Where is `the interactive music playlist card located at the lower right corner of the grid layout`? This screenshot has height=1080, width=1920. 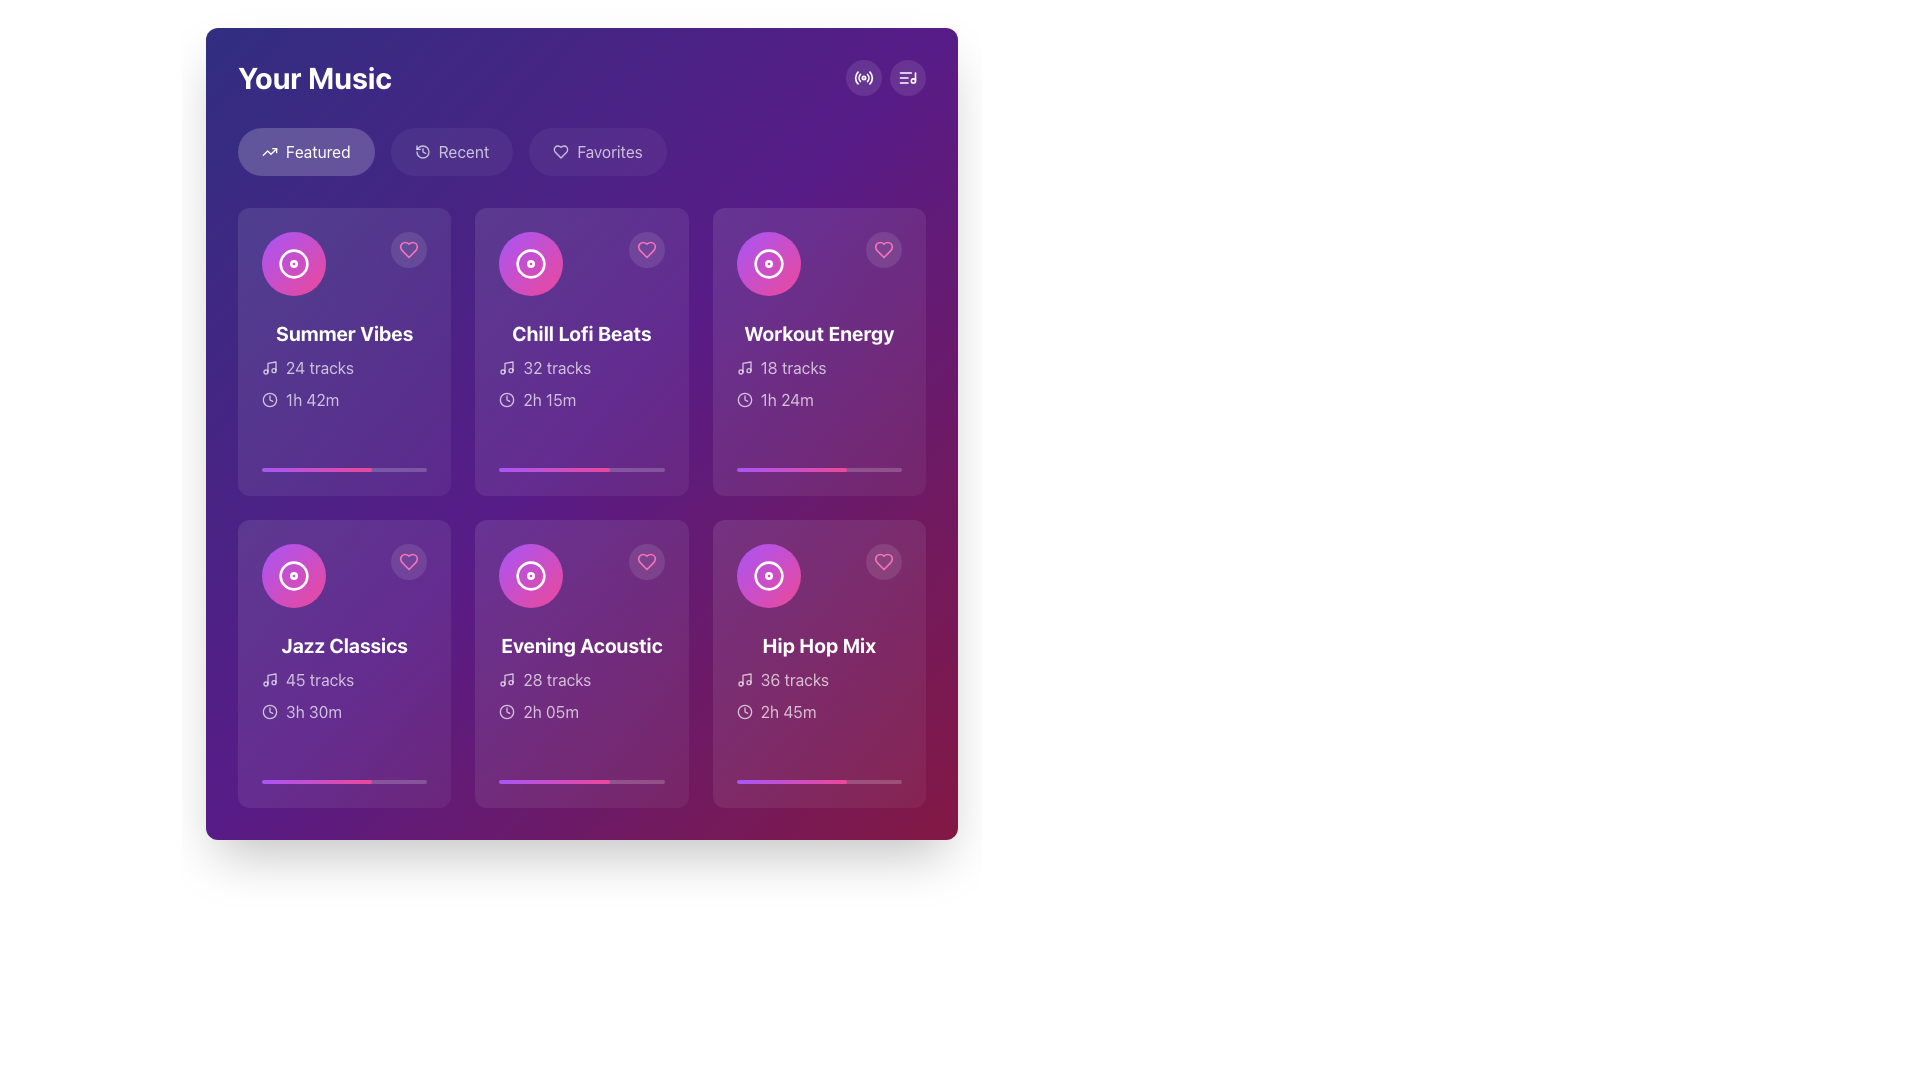 the interactive music playlist card located at the lower right corner of the grid layout is located at coordinates (819, 663).